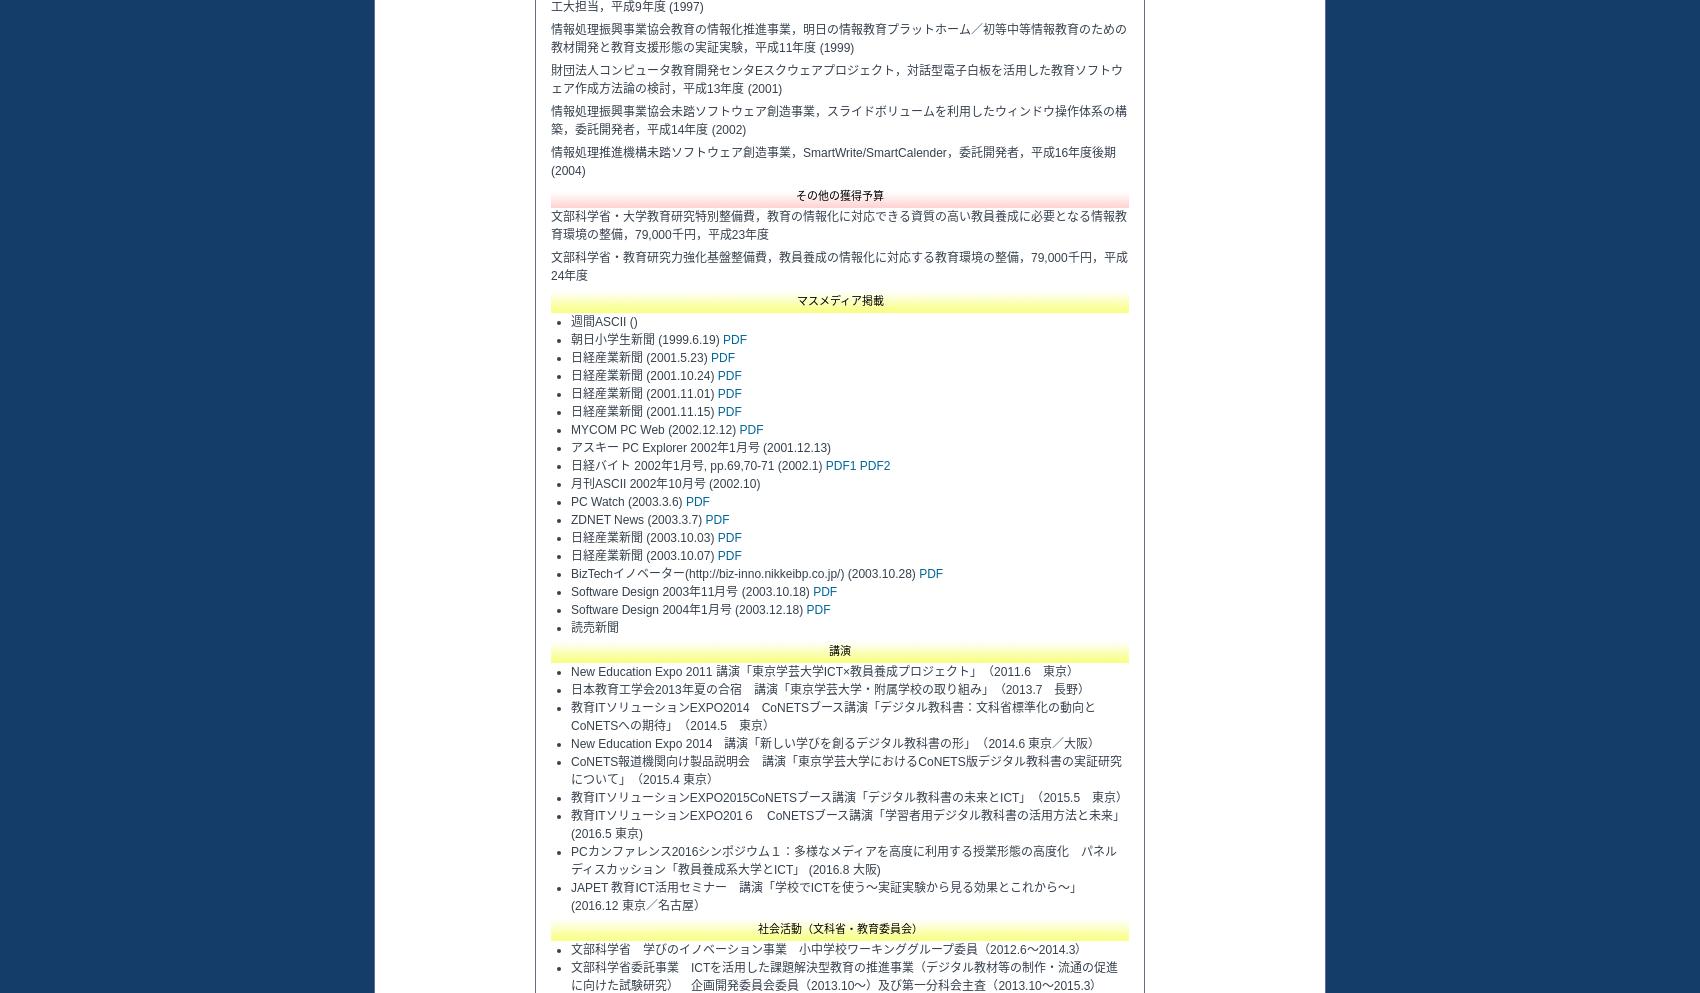 This screenshot has height=993, width=1700. Describe the element at coordinates (643, 410) in the screenshot. I see `'日経産業新聞 (2001.11.15)'` at that location.